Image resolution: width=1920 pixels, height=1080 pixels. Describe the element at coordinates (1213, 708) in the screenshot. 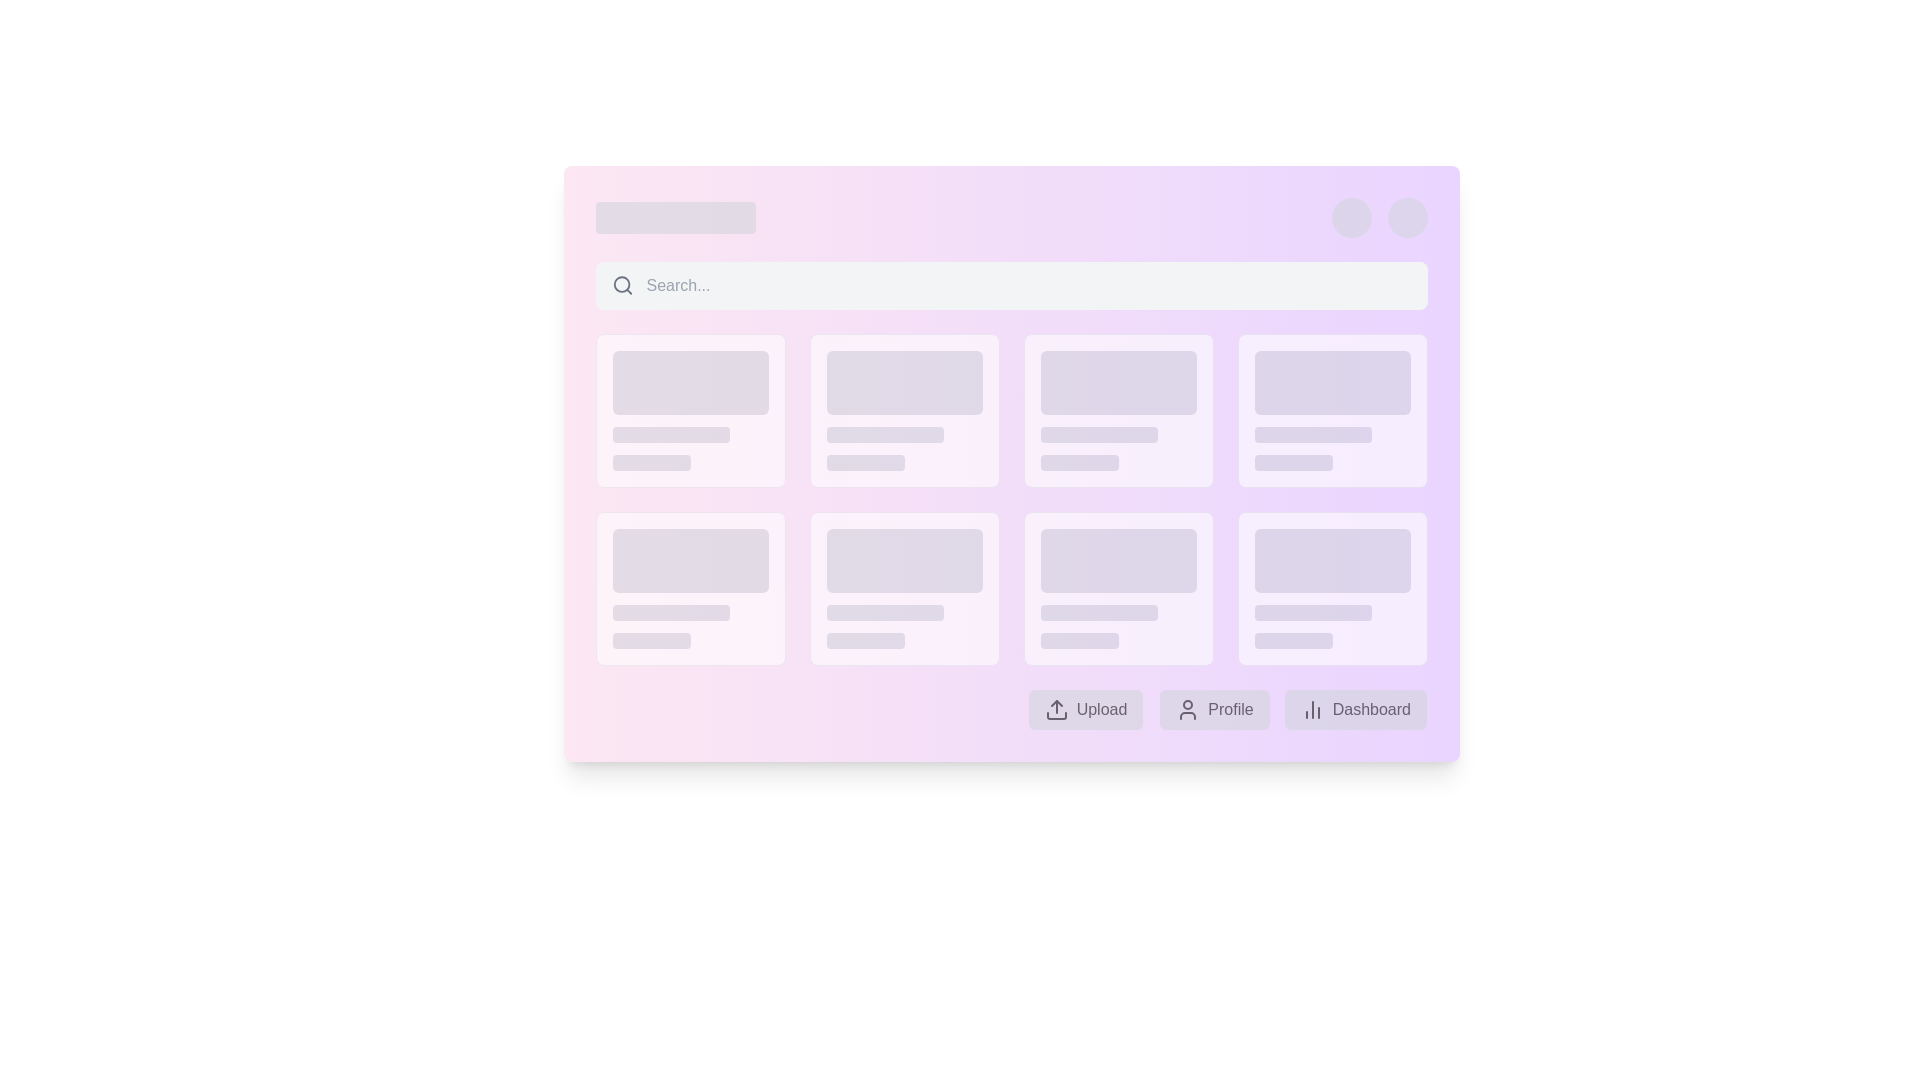

I see `the 'Profile' button, a rectangular button with rounded corners located in the bottom-right corner of the panel` at that location.